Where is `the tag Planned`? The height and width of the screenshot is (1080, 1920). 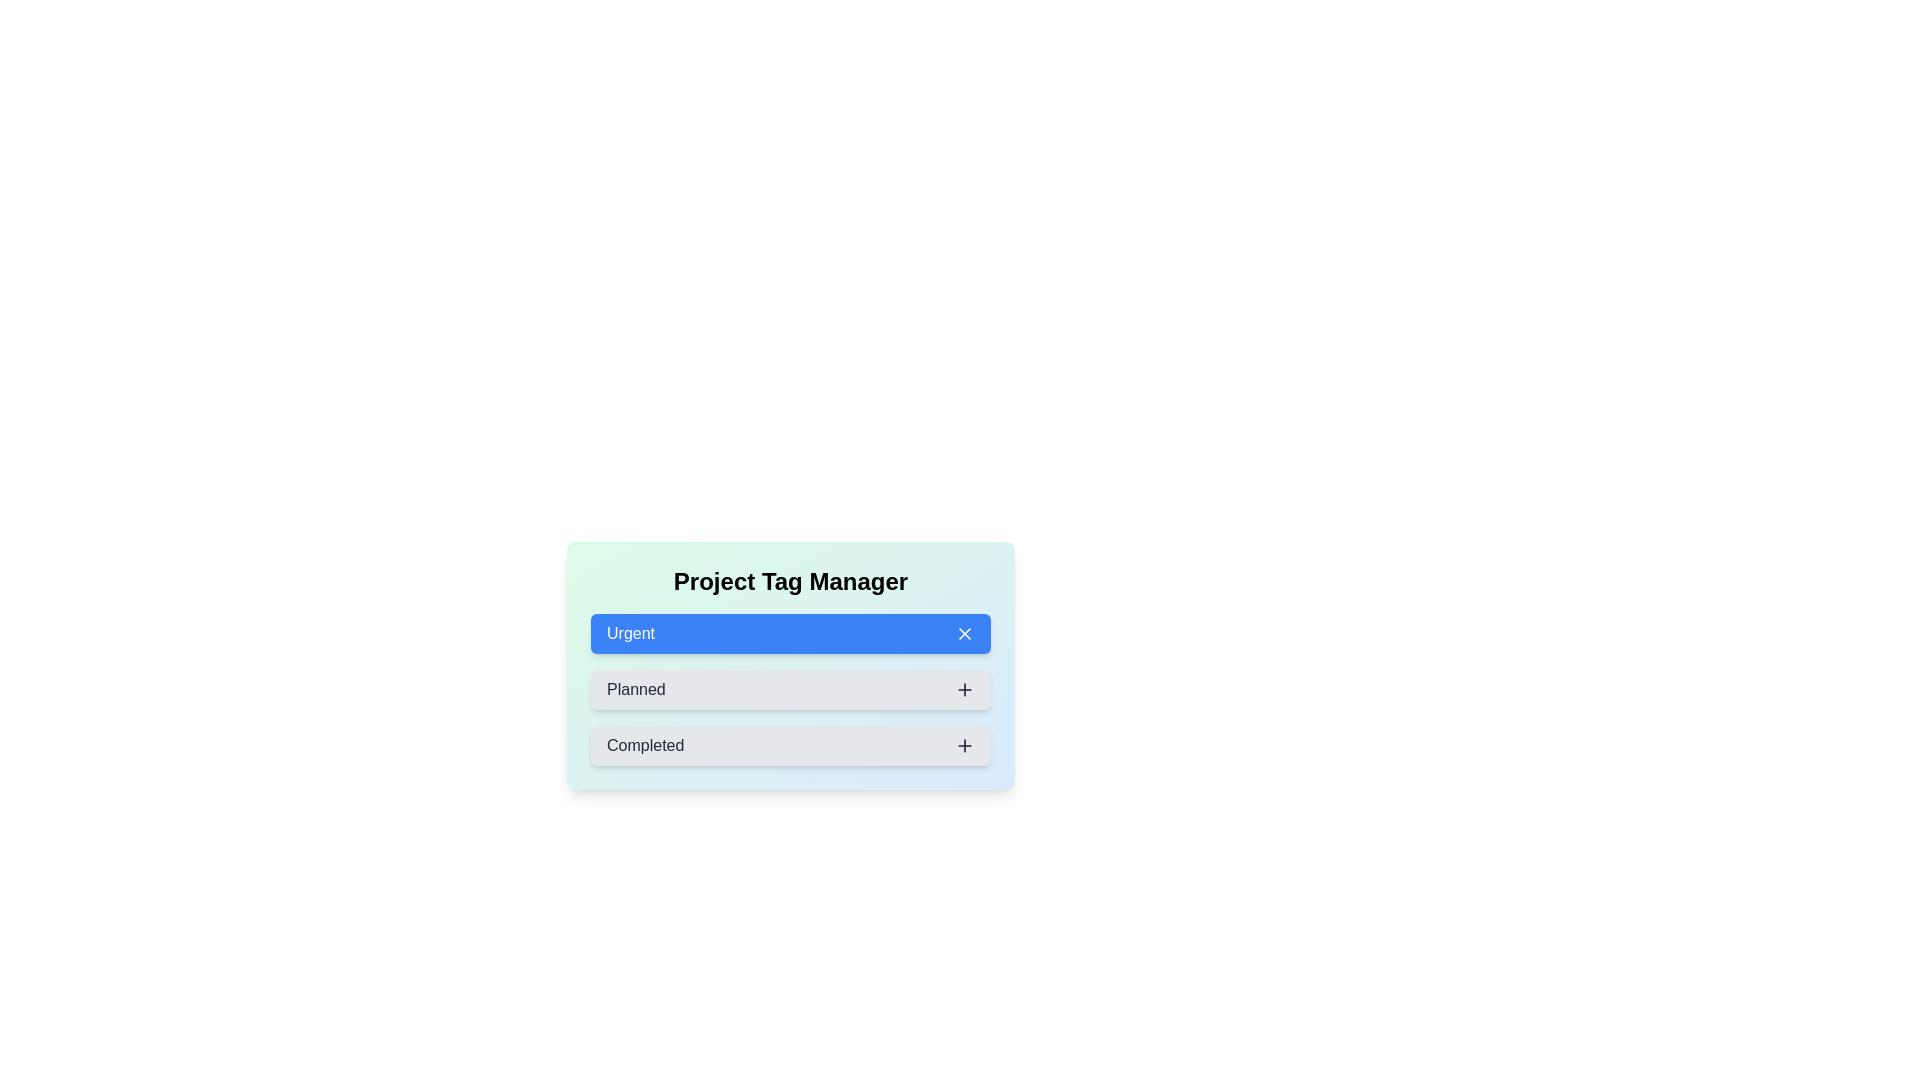
the tag Planned is located at coordinates (790, 689).